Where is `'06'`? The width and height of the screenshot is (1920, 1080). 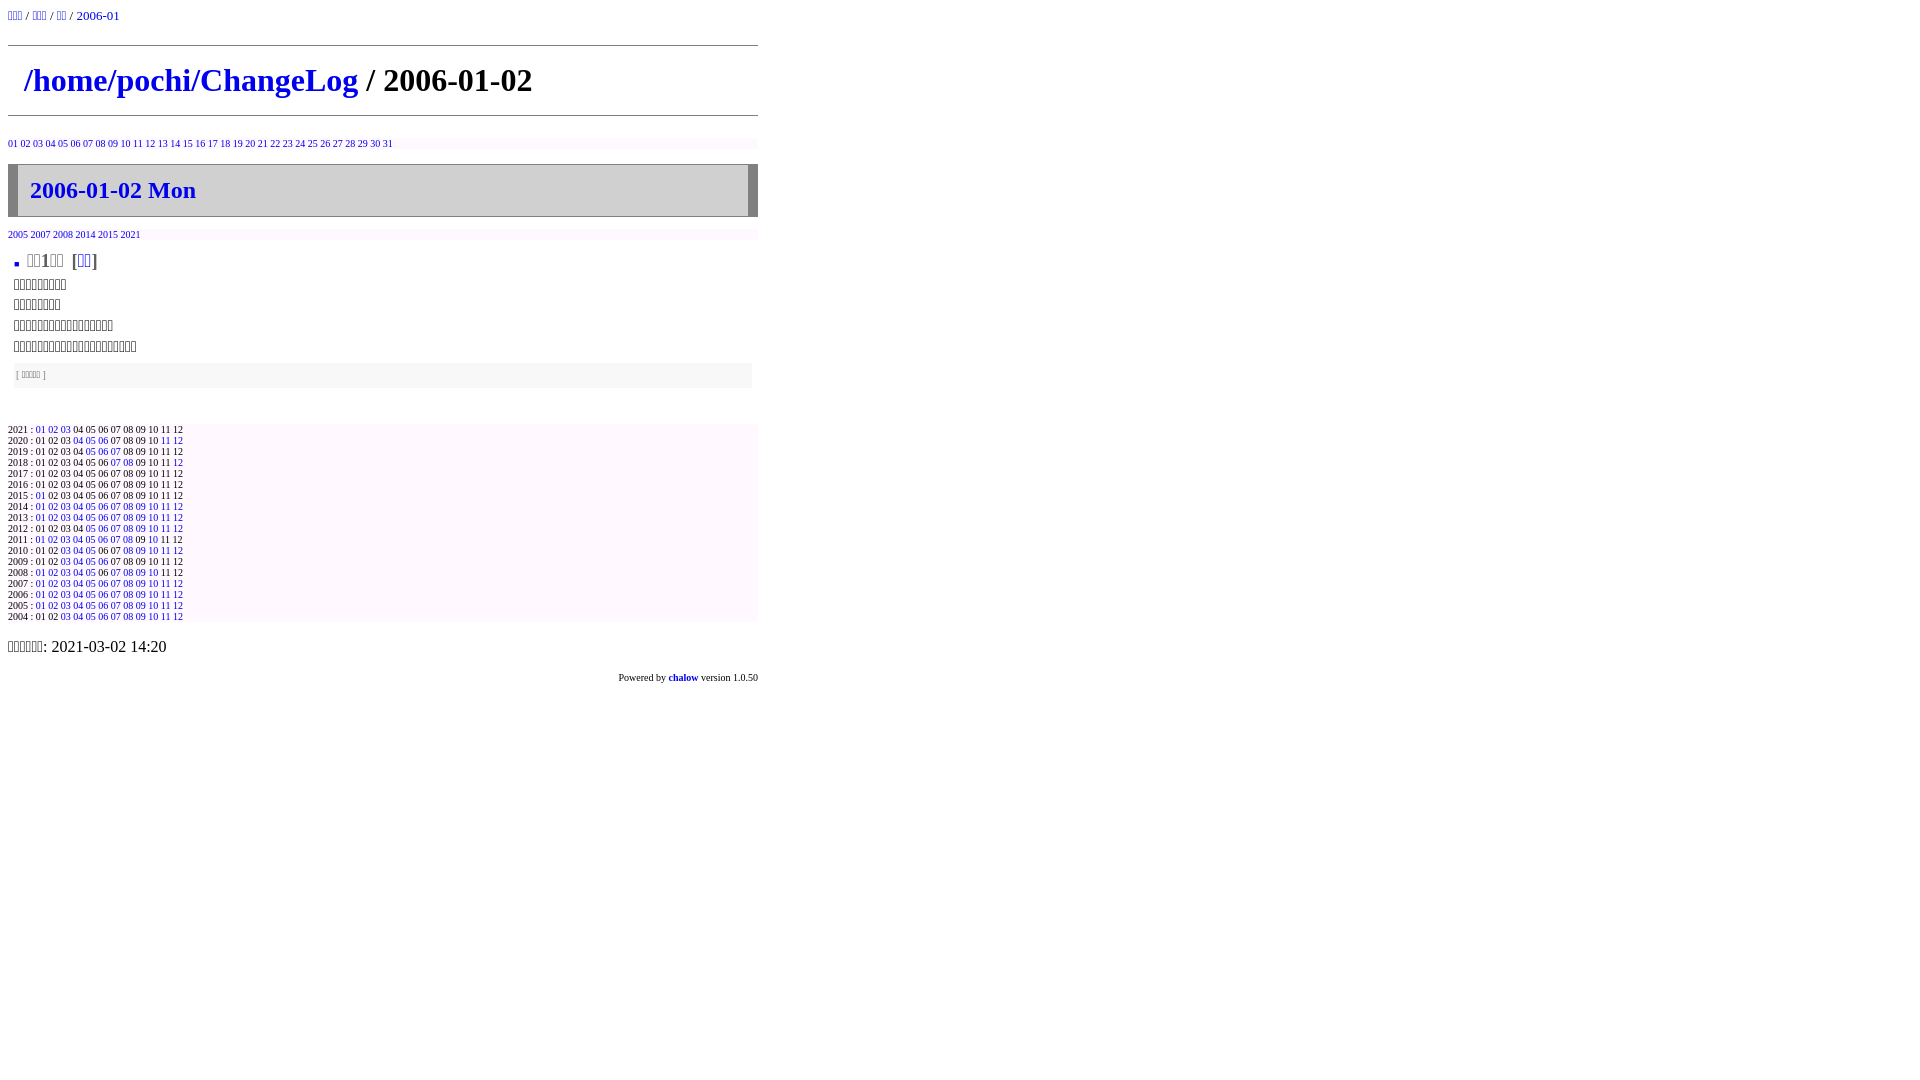
'06' is located at coordinates (101, 604).